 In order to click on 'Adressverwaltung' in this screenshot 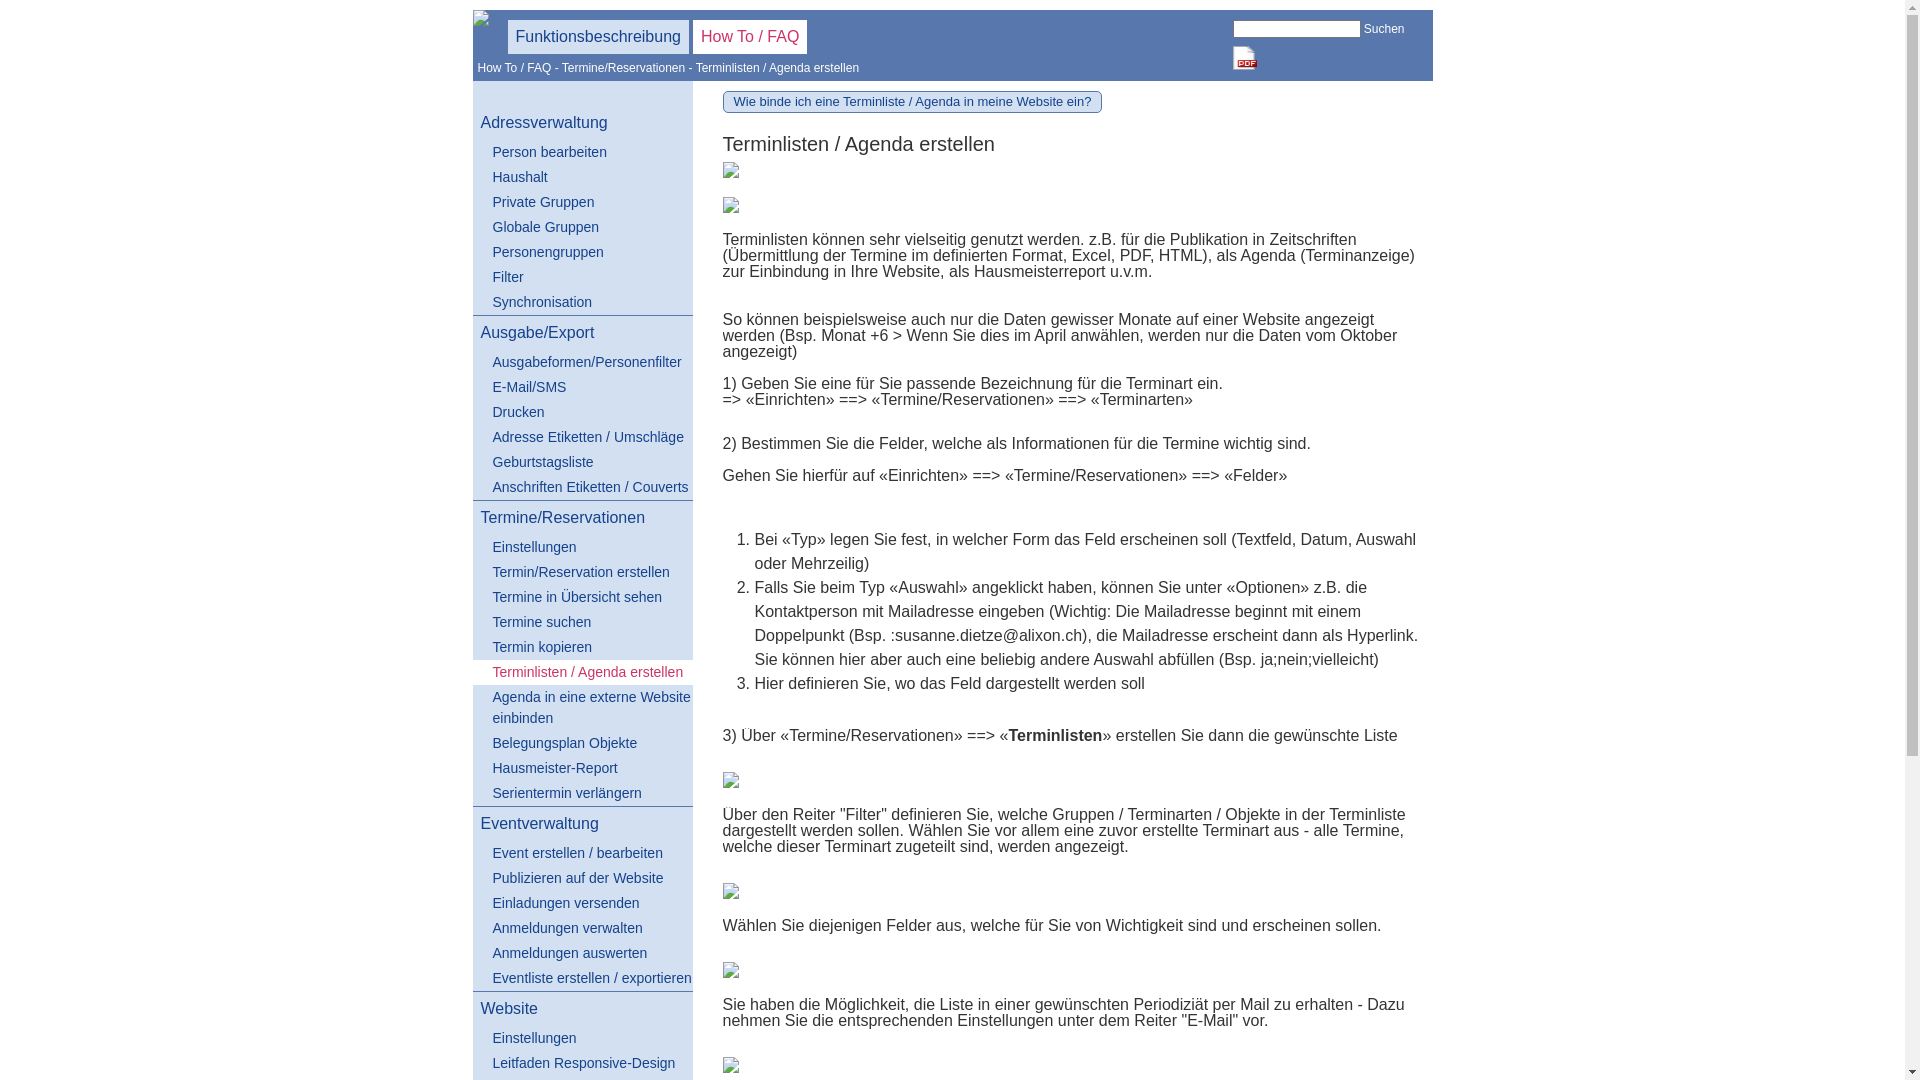, I will do `click(580, 123)`.